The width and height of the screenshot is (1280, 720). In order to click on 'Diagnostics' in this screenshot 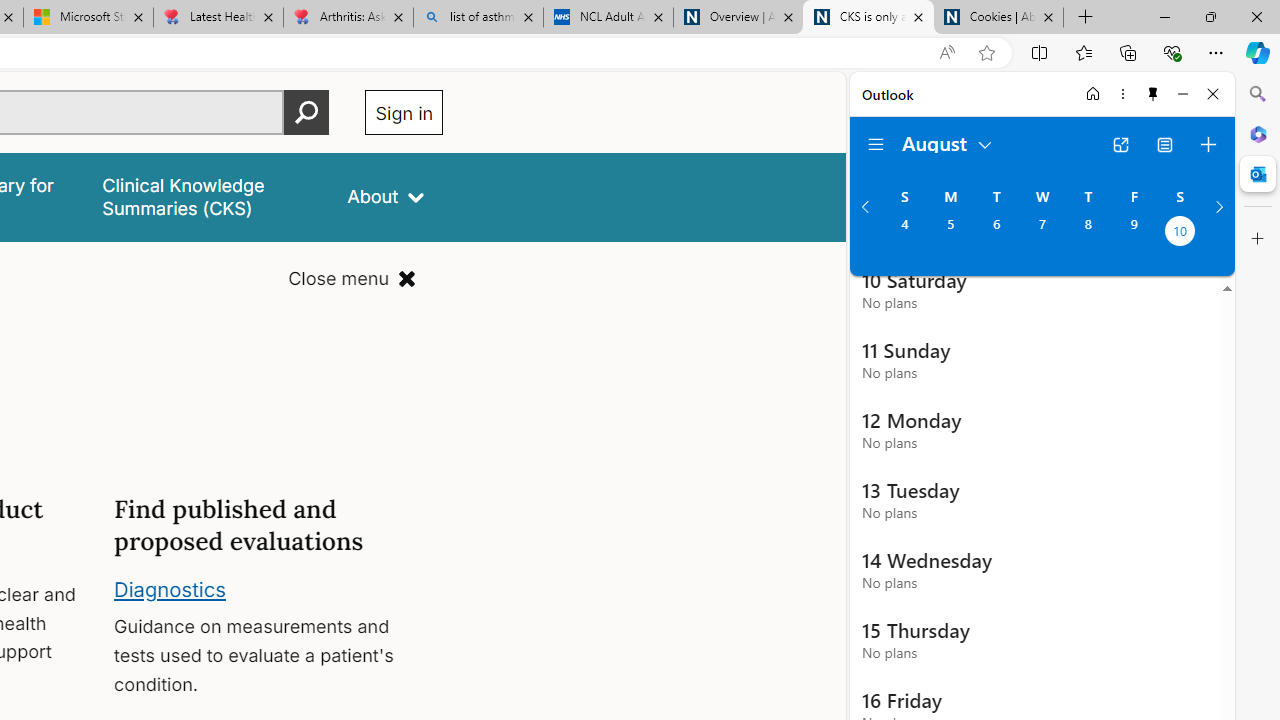, I will do `click(170, 587)`.